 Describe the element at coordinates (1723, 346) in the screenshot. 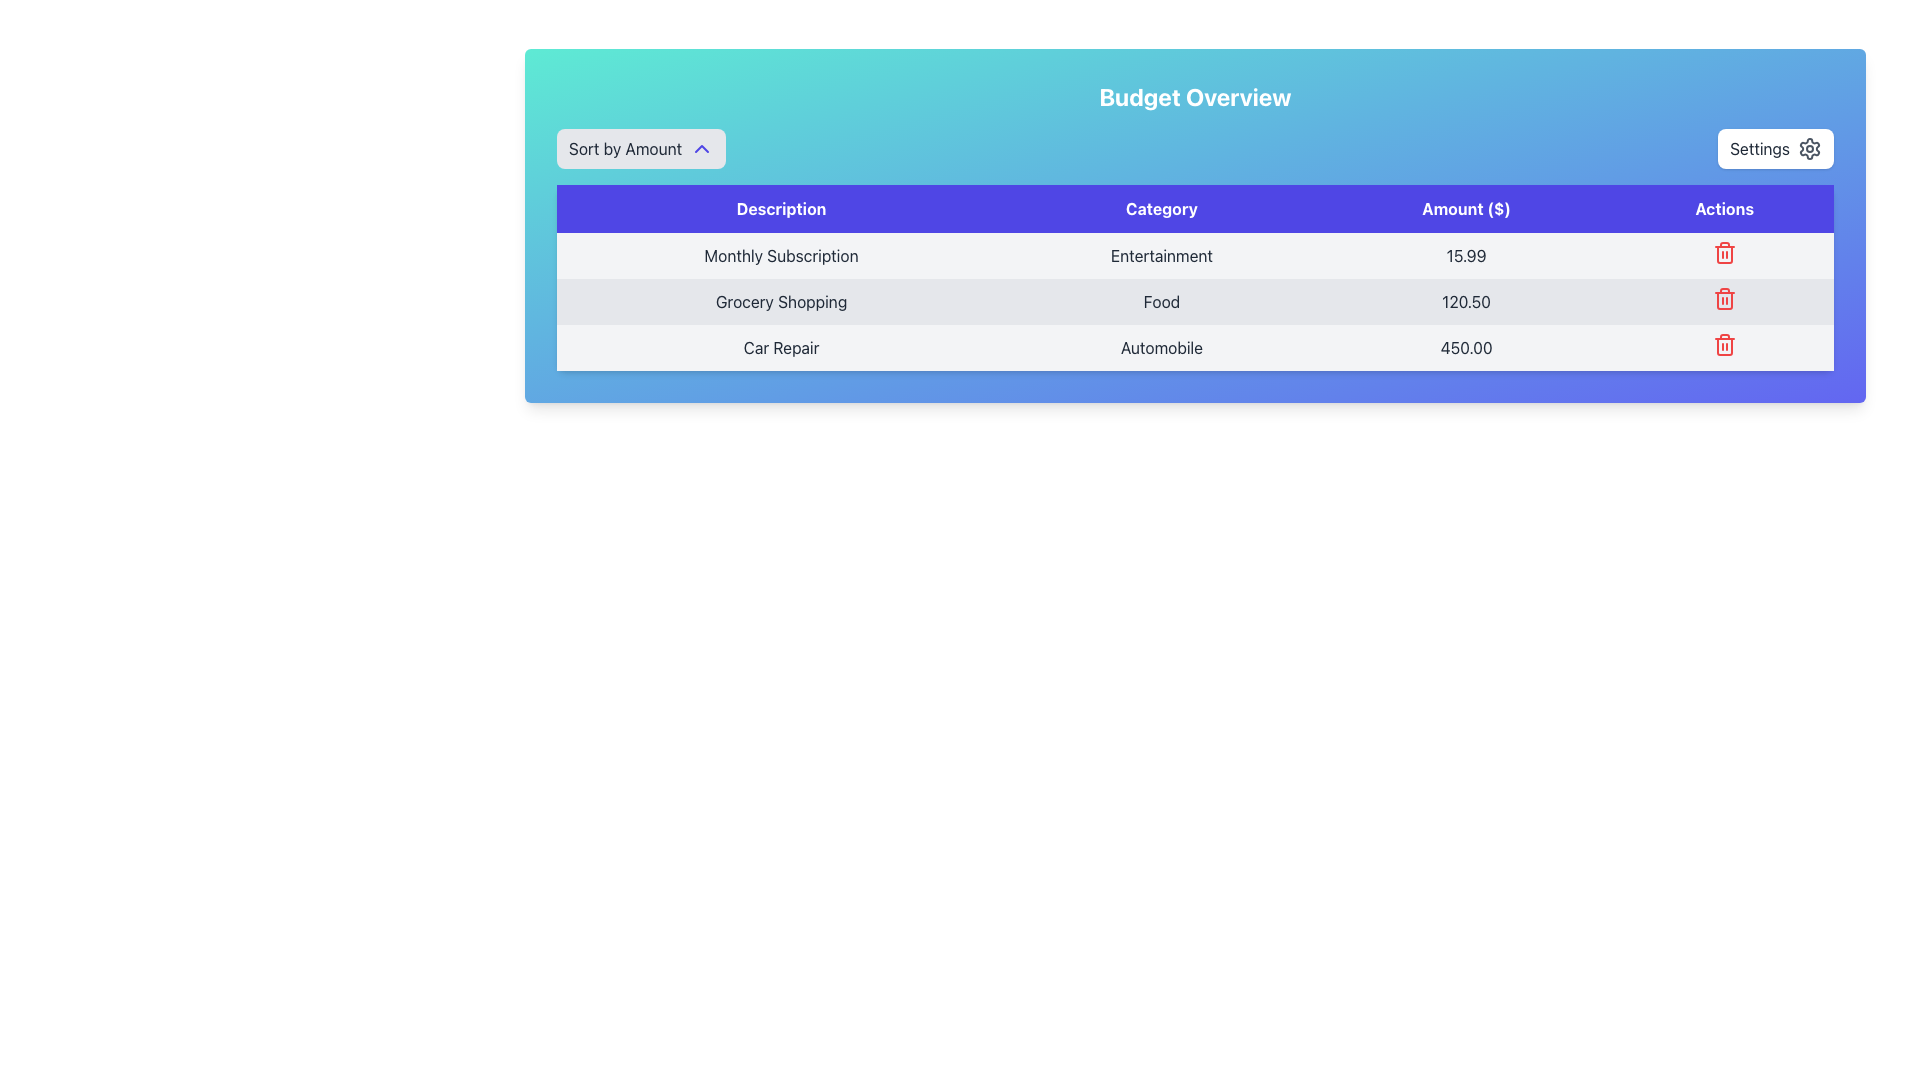

I see `the delete button located in the 'Actions' column of the row containing 'Car Repair'` at that location.